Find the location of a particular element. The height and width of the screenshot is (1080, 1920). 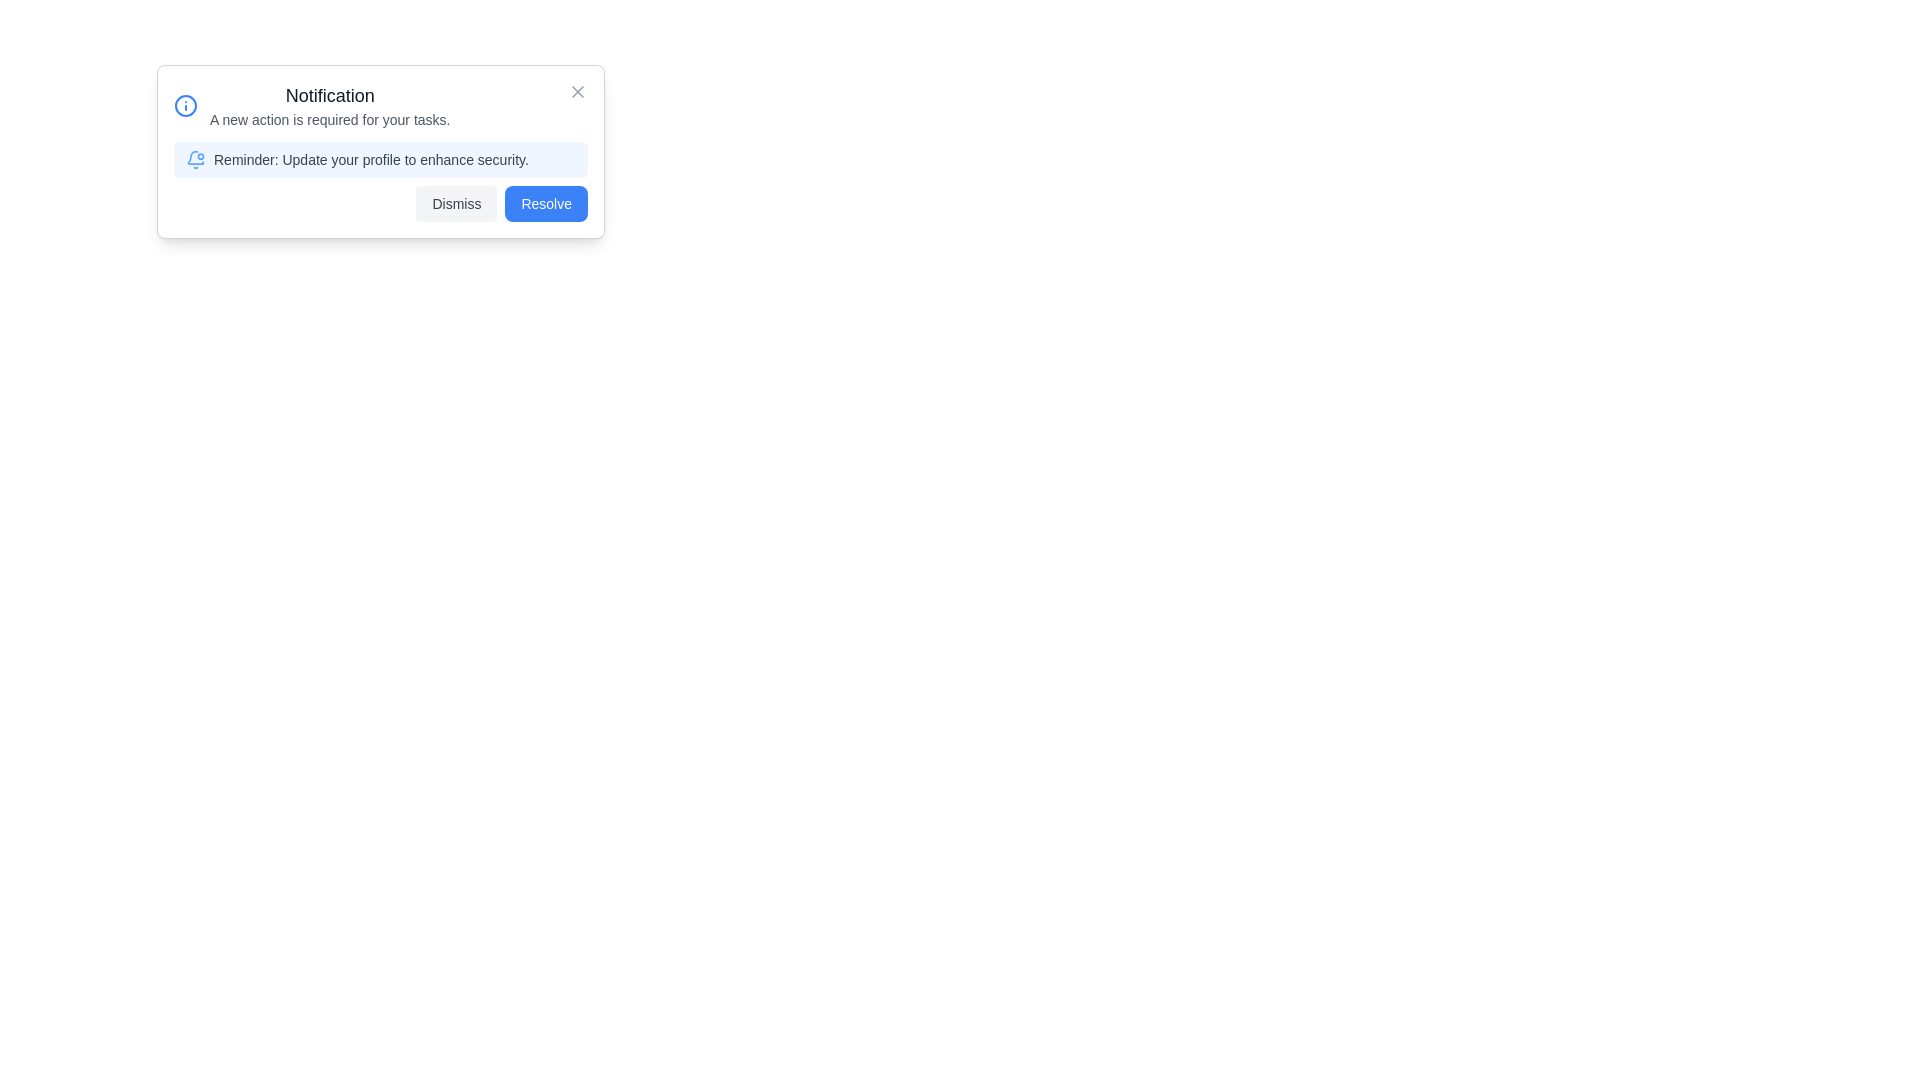

the light blue bell icon with a dot located to the left of the 'Reminder: Update your profile to enhance security' text within the notification box is located at coordinates (196, 158).